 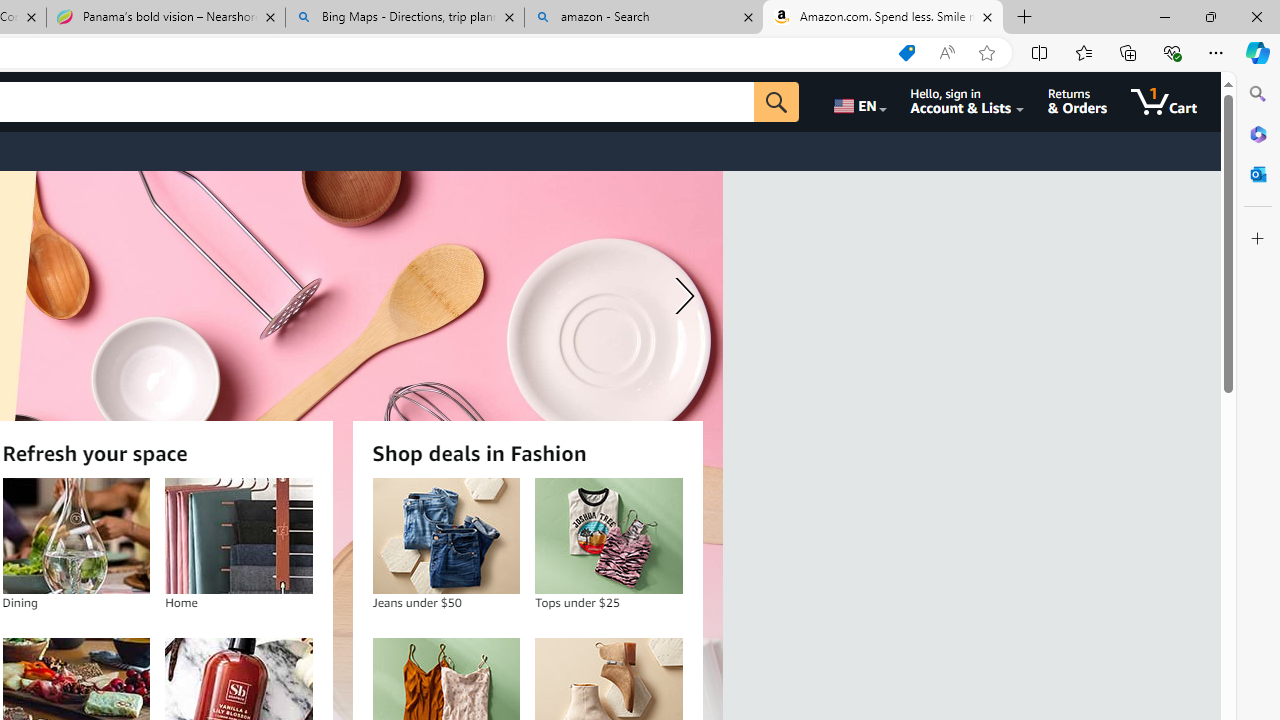 I want to click on 'Collections', so click(x=1128, y=51).